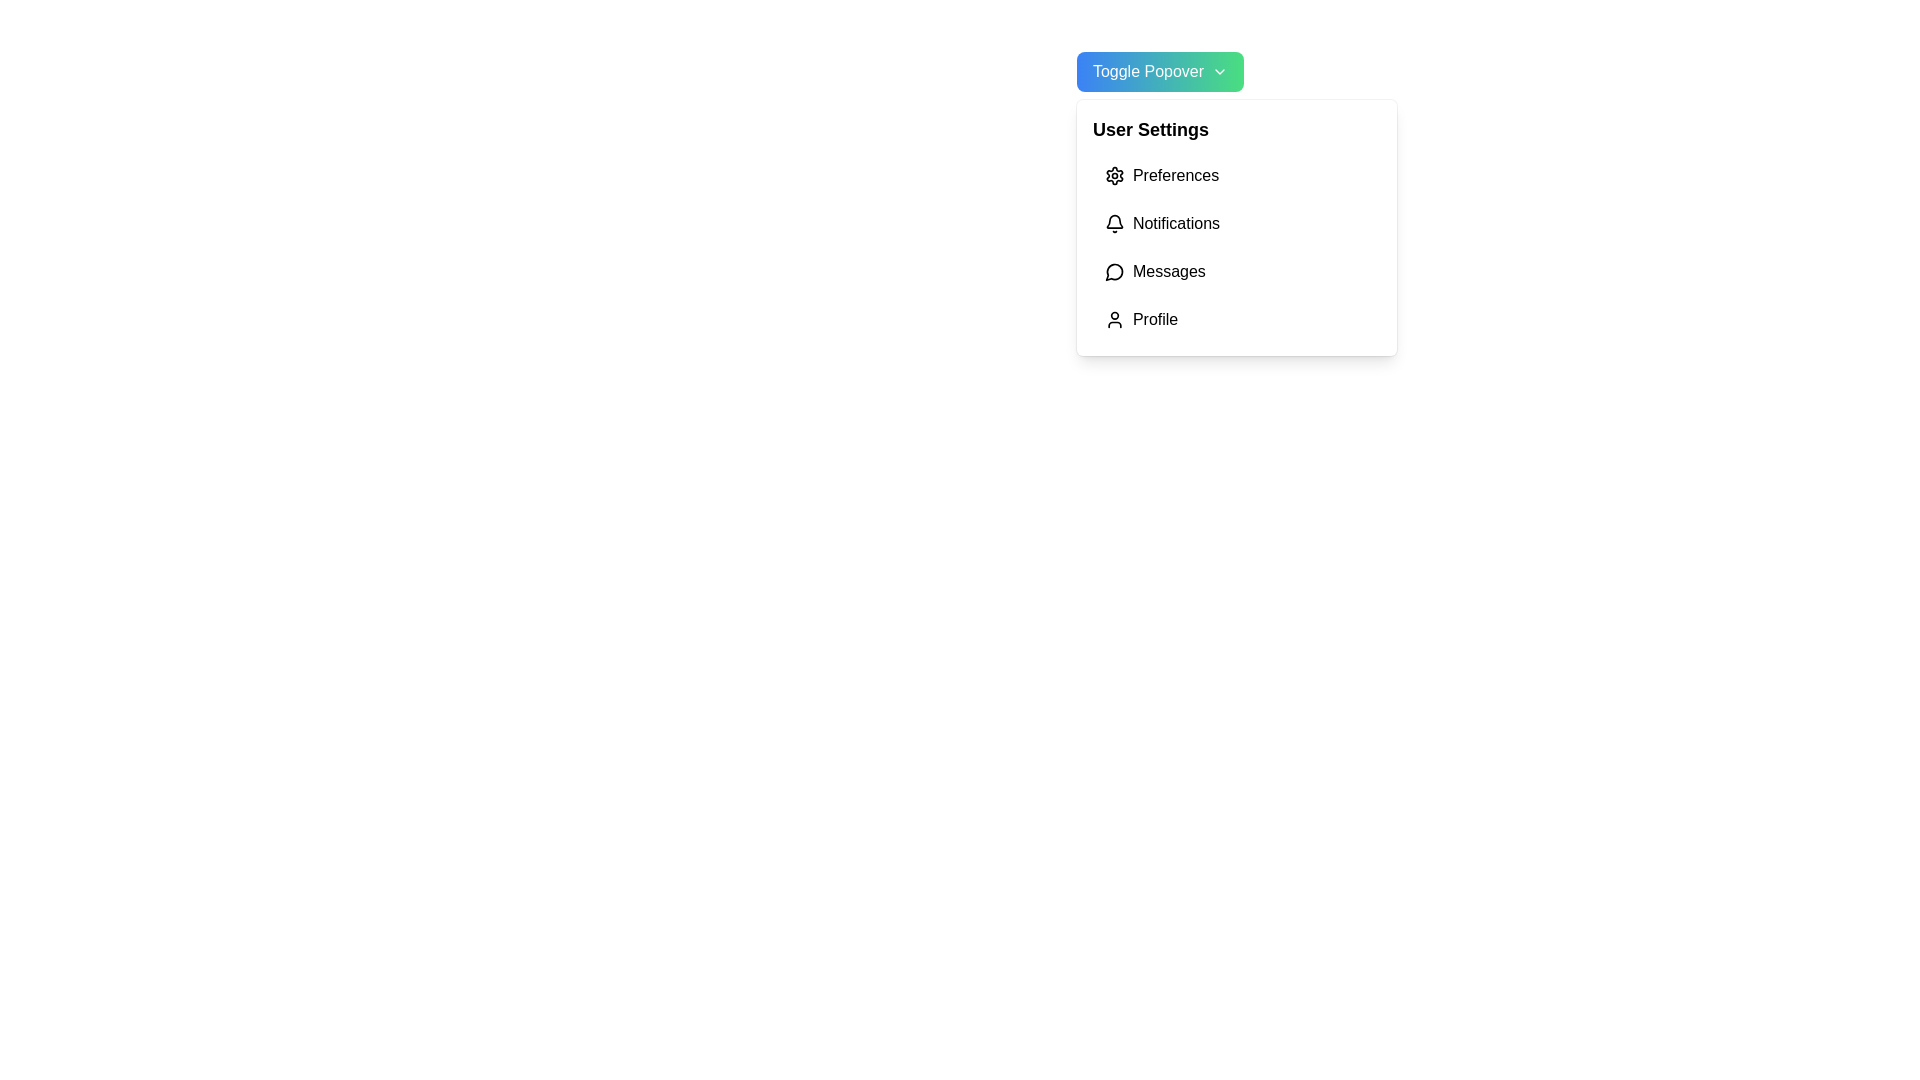 This screenshot has height=1080, width=1920. I want to click on the Icon located to the left of the 'Preferences' label in the 'User Settings' dropdown menu, which visually indicates the management of settings, so click(1113, 175).